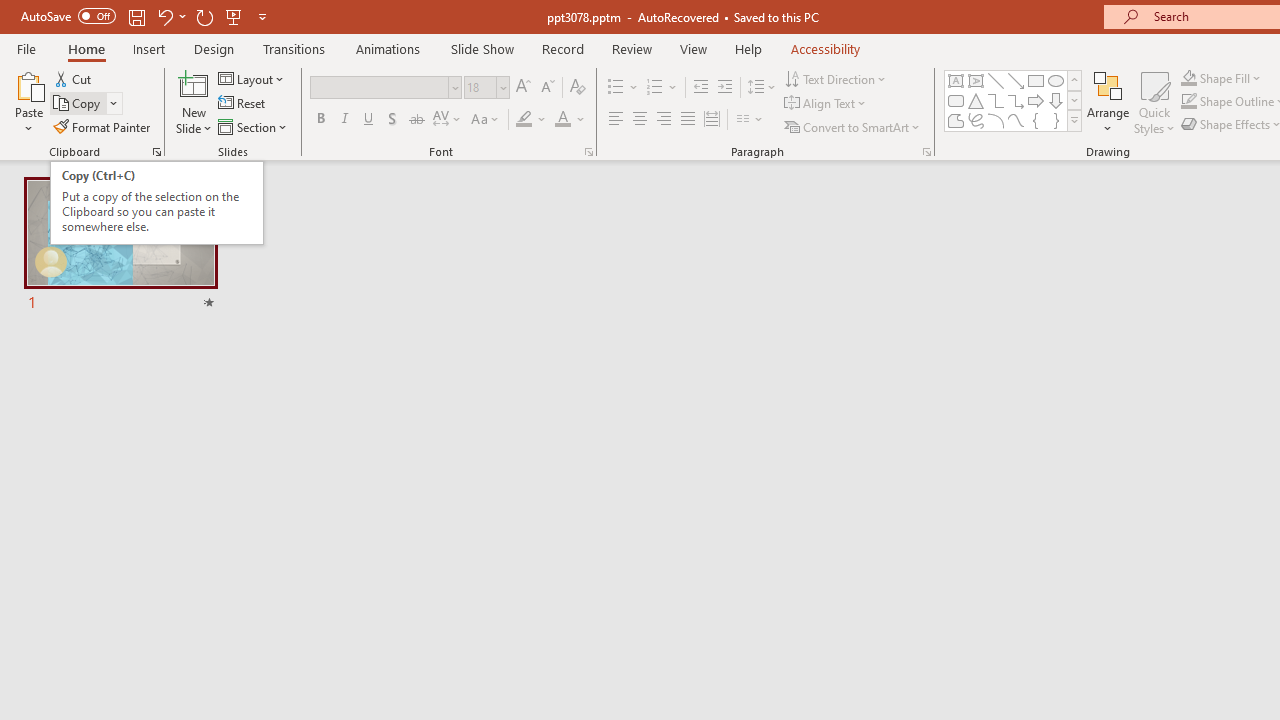  What do you see at coordinates (623, 86) in the screenshot?
I see `'Bullets'` at bounding box center [623, 86].